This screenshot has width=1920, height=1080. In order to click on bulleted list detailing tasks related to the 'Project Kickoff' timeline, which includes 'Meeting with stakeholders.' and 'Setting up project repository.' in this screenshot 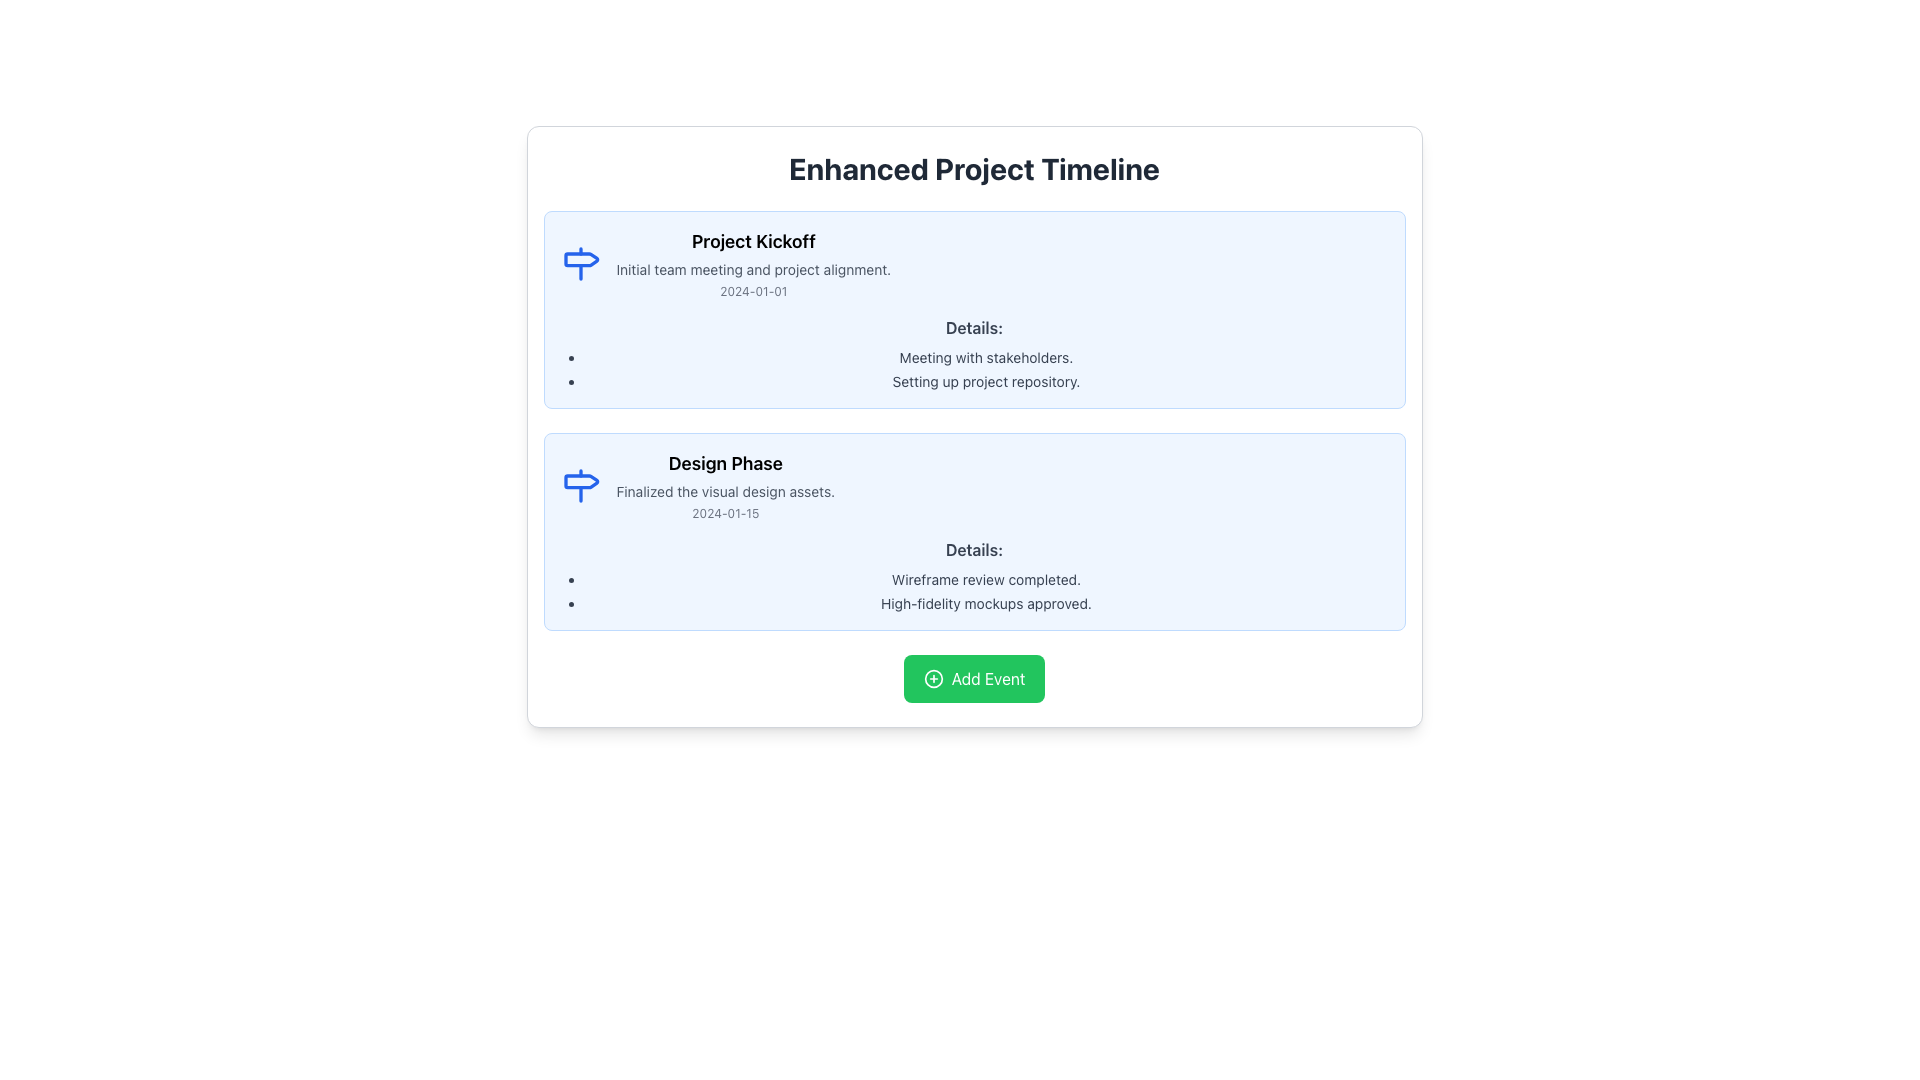, I will do `click(974, 370)`.